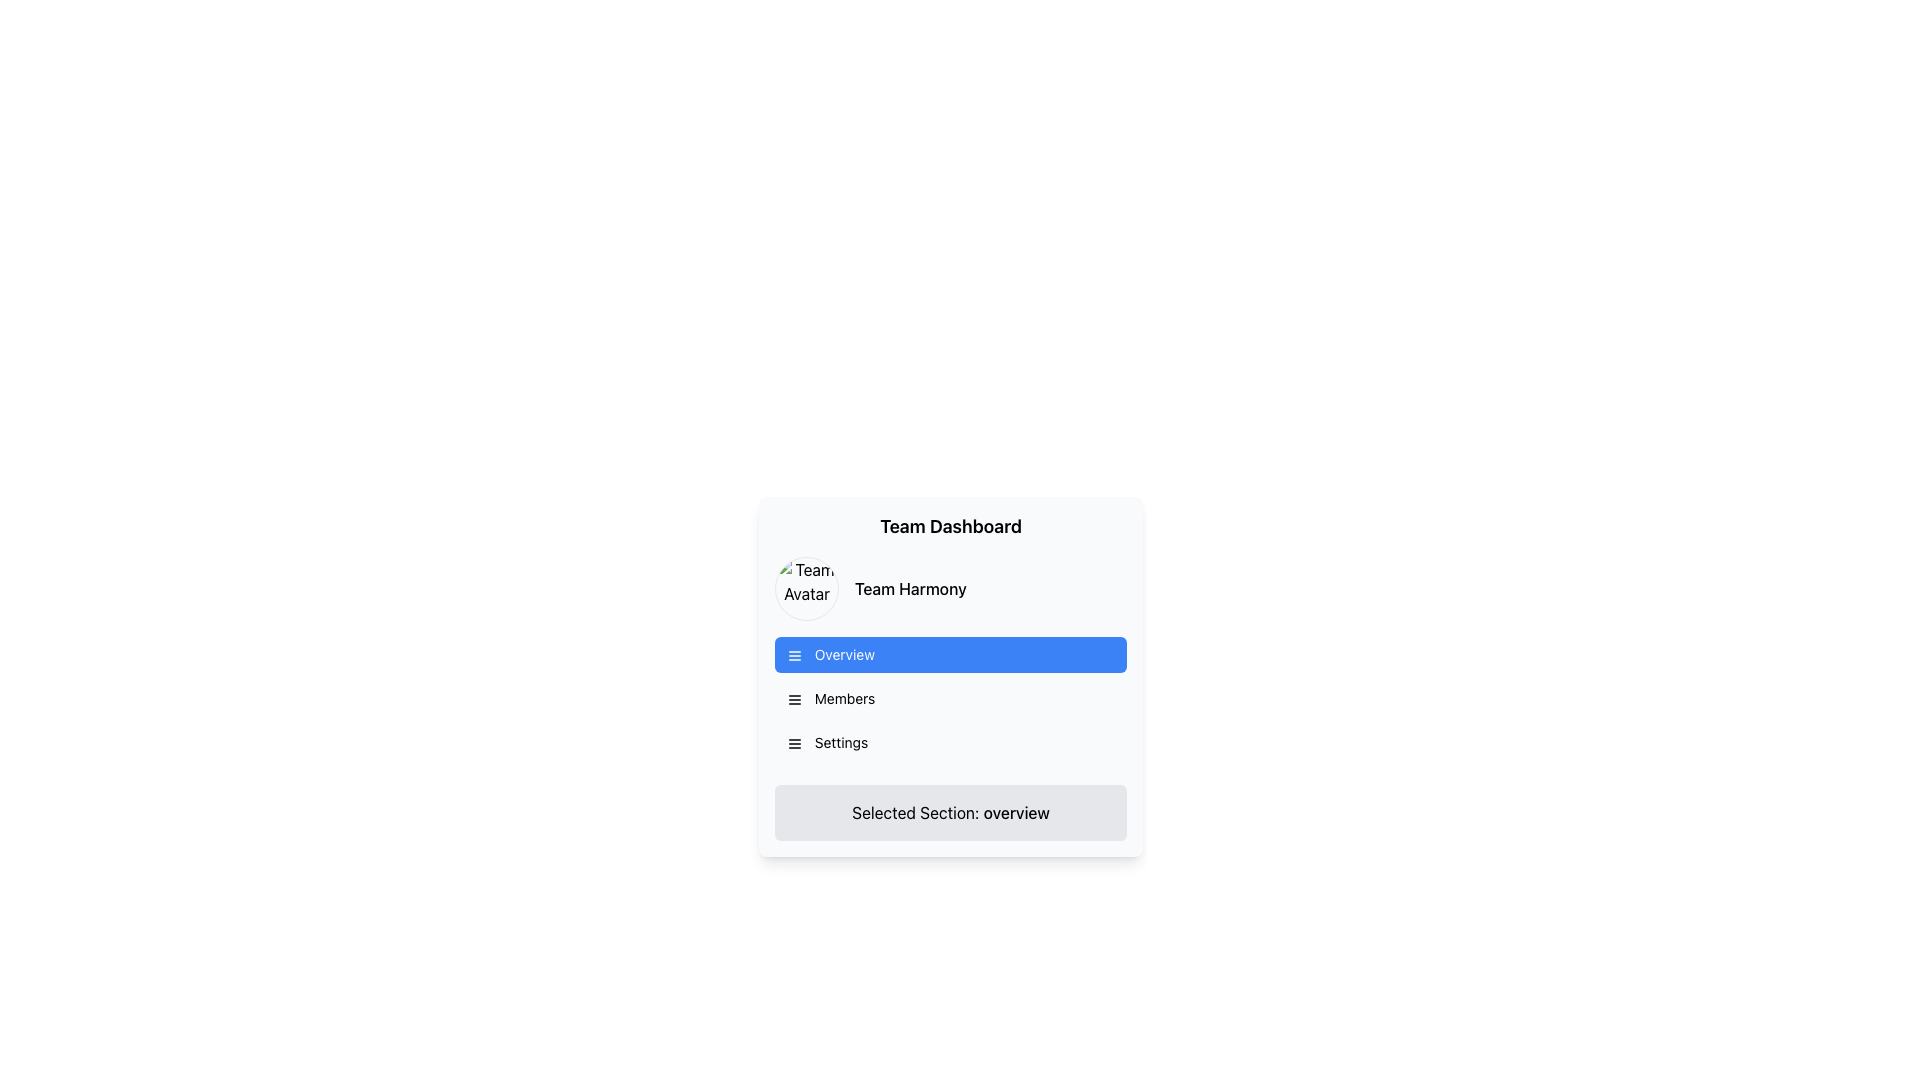  What do you see at coordinates (794, 698) in the screenshot?
I see `the icon located to the left of the 'Members' text label in the Team Dashboard menu` at bounding box center [794, 698].